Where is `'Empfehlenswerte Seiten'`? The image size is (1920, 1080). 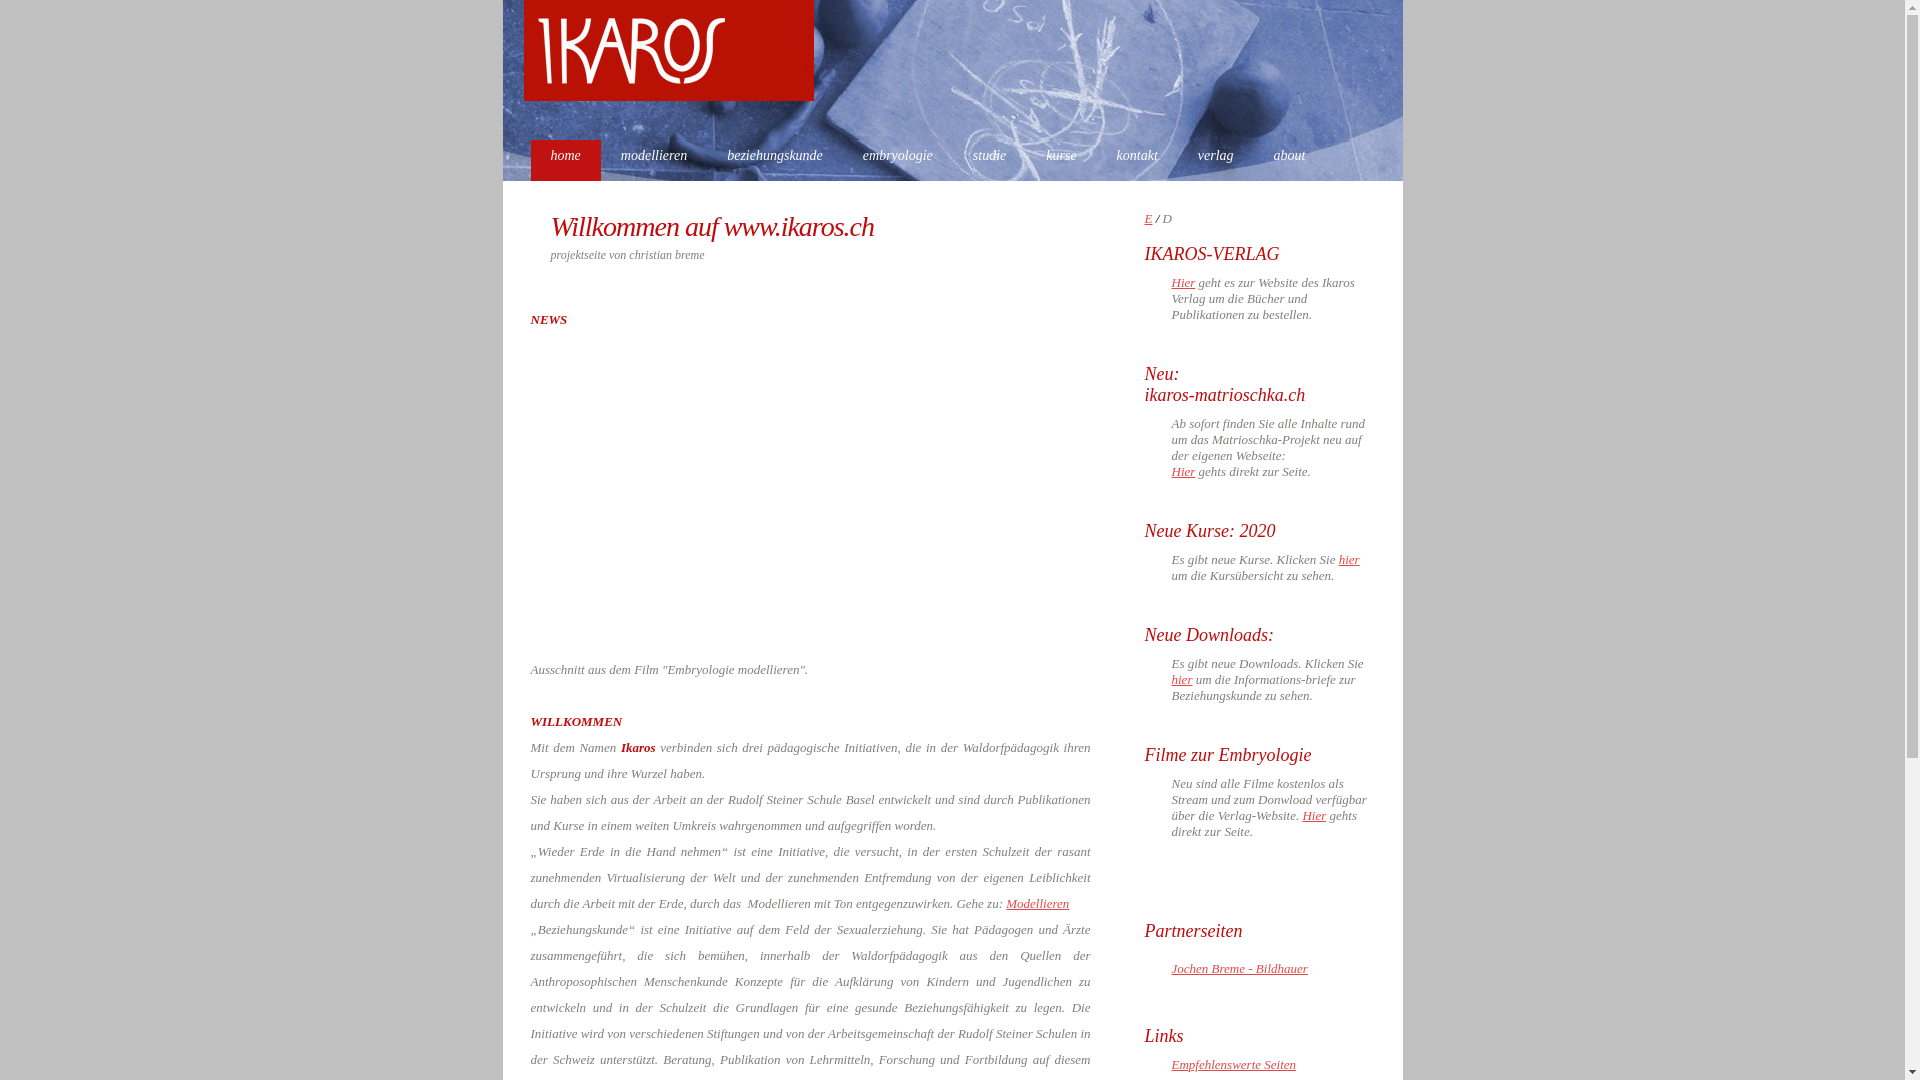 'Empfehlenswerte Seiten' is located at coordinates (1233, 1063).